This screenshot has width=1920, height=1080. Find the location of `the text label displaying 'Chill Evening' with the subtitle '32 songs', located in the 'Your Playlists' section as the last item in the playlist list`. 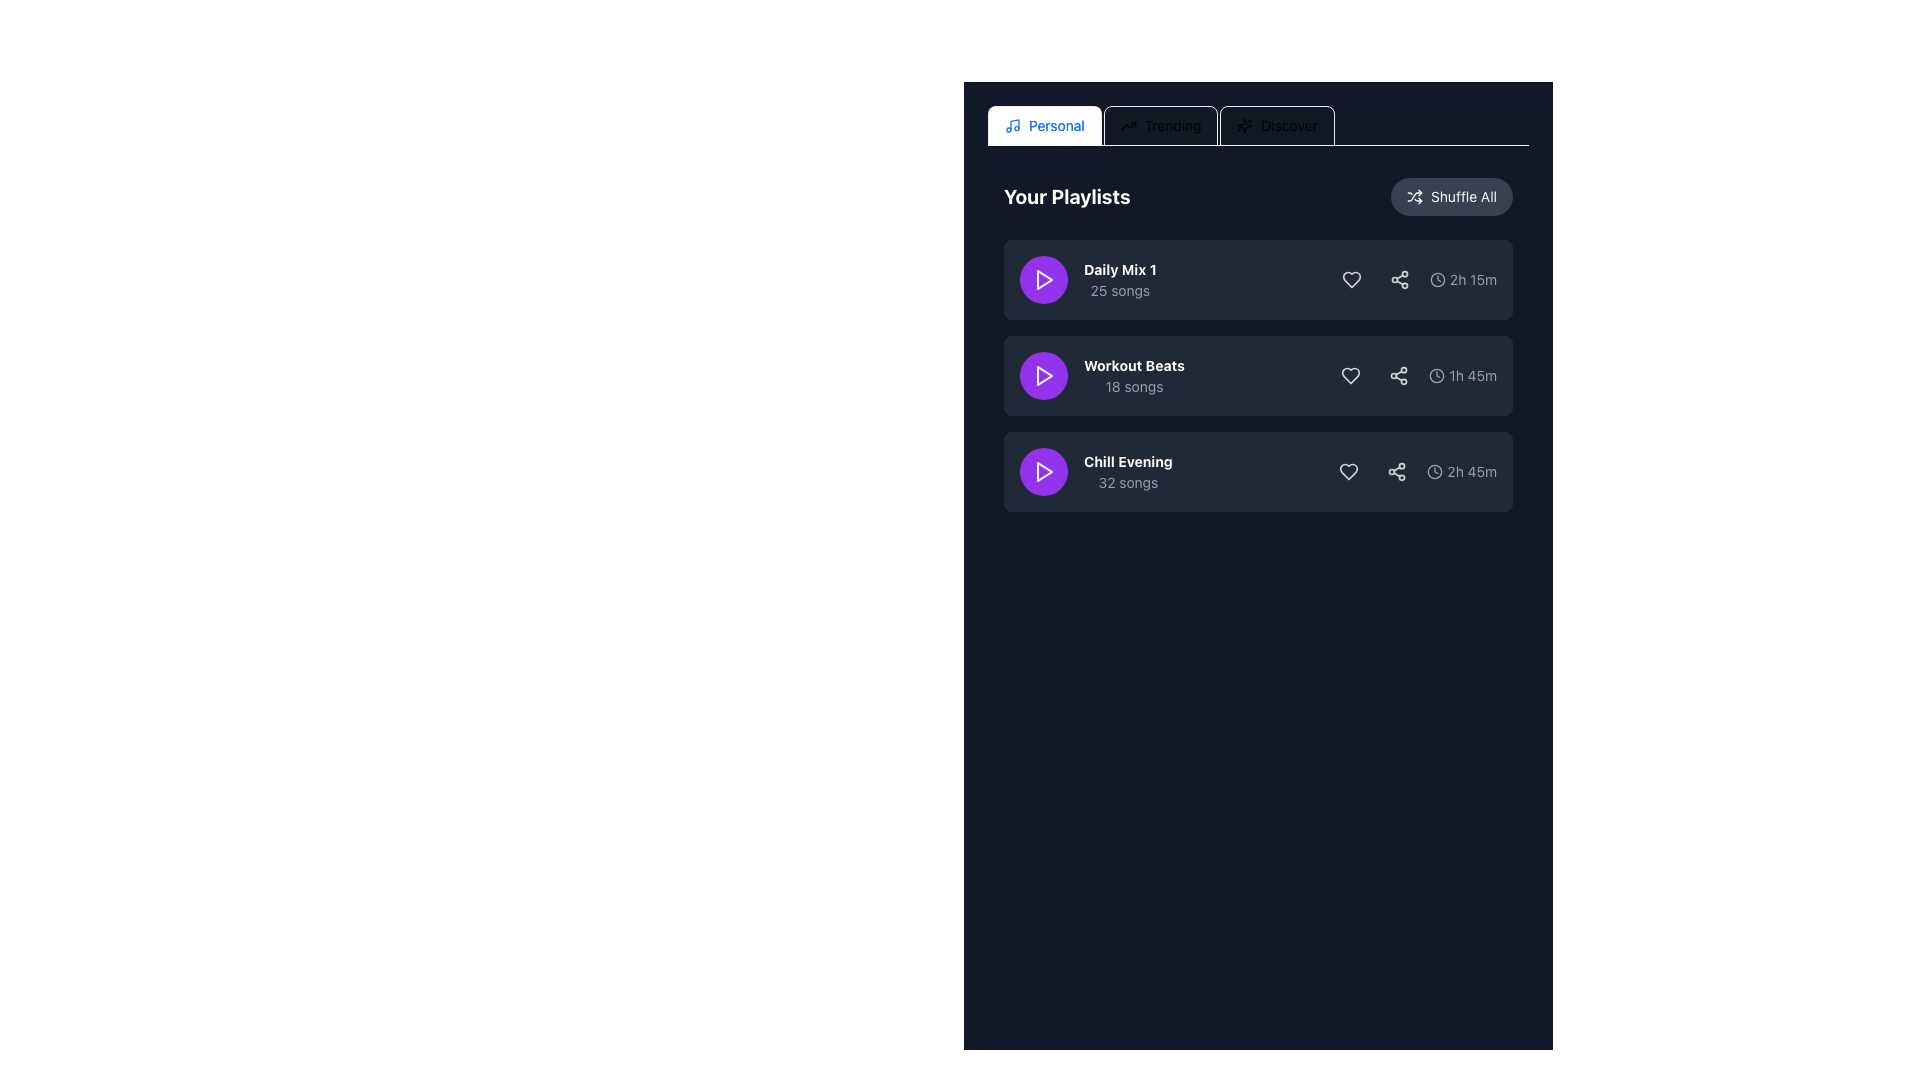

the text label displaying 'Chill Evening' with the subtitle '32 songs', located in the 'Your Playlists' section as the last item in the playlist list is located at coordinates (1128, 471).